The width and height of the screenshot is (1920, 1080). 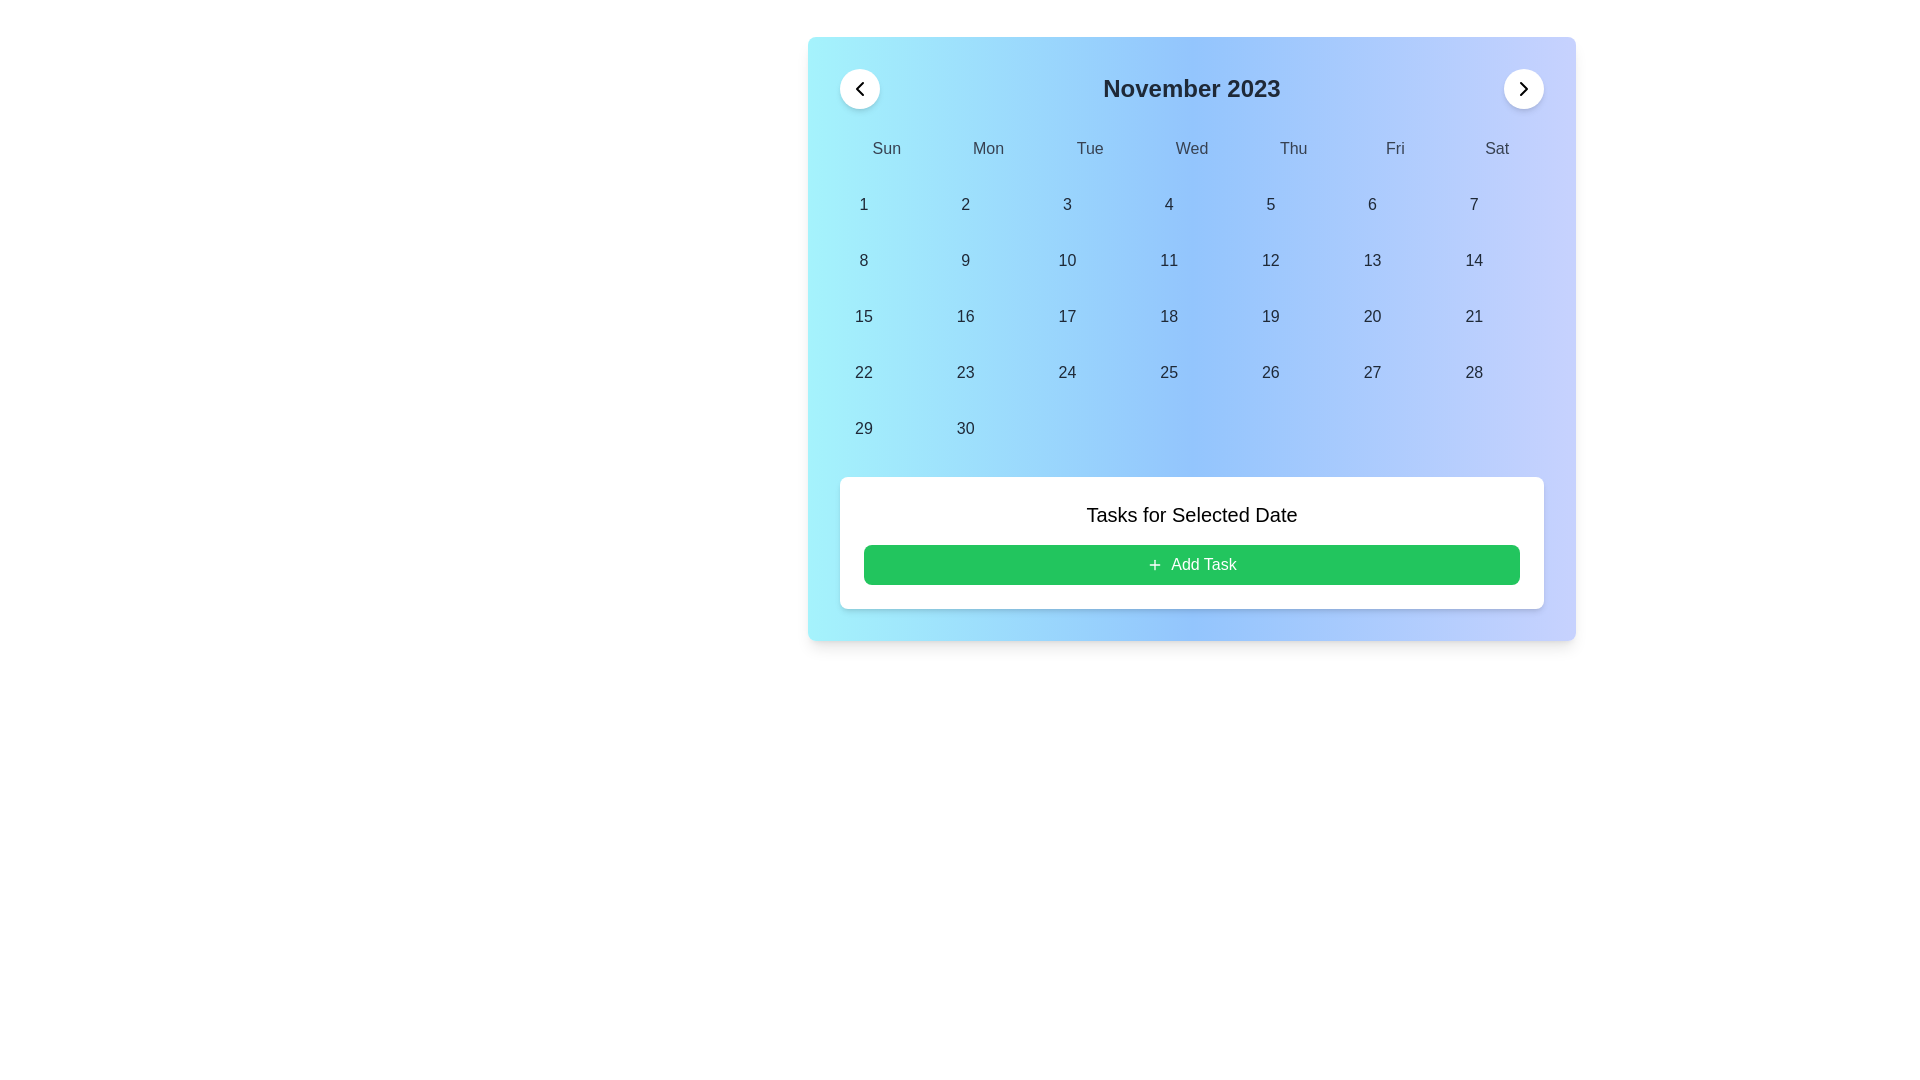 What do you see at coordinates (1394, 148) in the screenshot?
I see `the 'Friday' label in the calendar interface` at bounding box center [1394, 148].